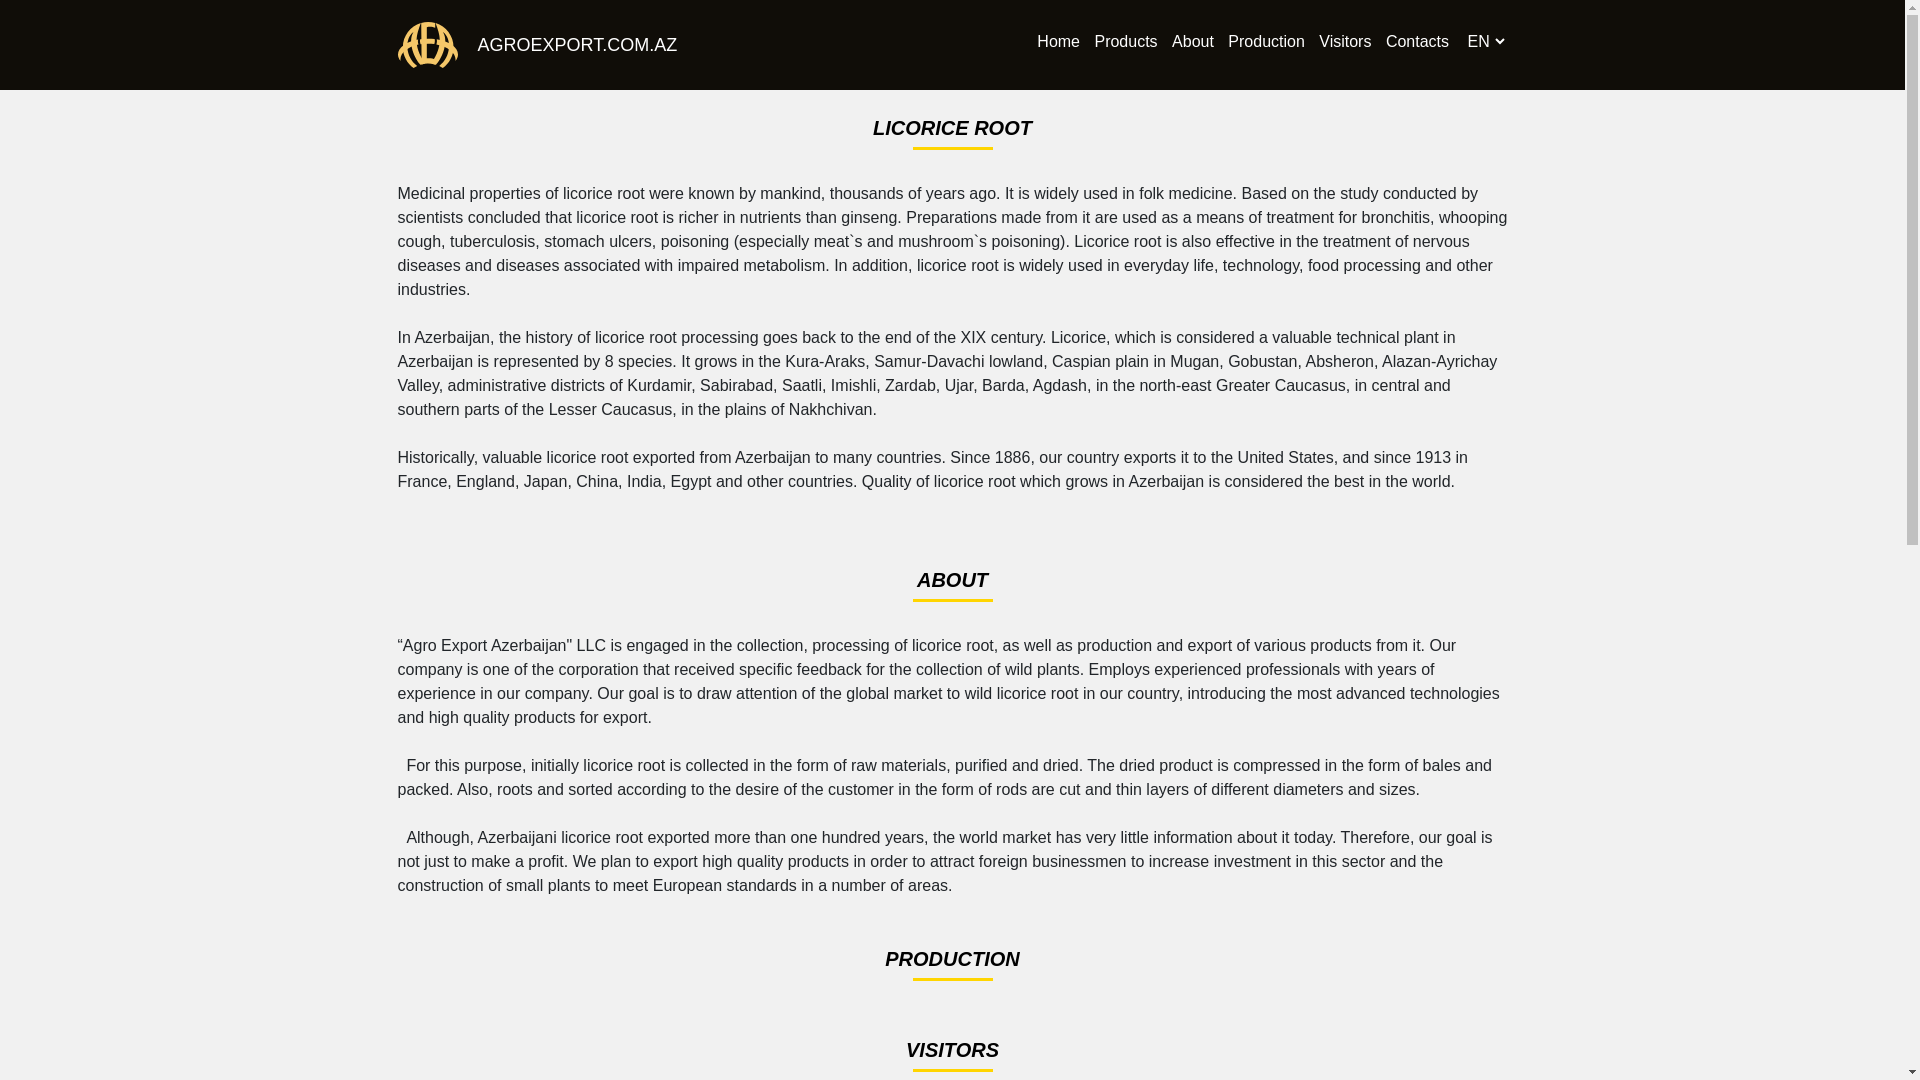 This screenshot has height=1080, width=1920. I want to click on 'Production', so click(1265, 43).